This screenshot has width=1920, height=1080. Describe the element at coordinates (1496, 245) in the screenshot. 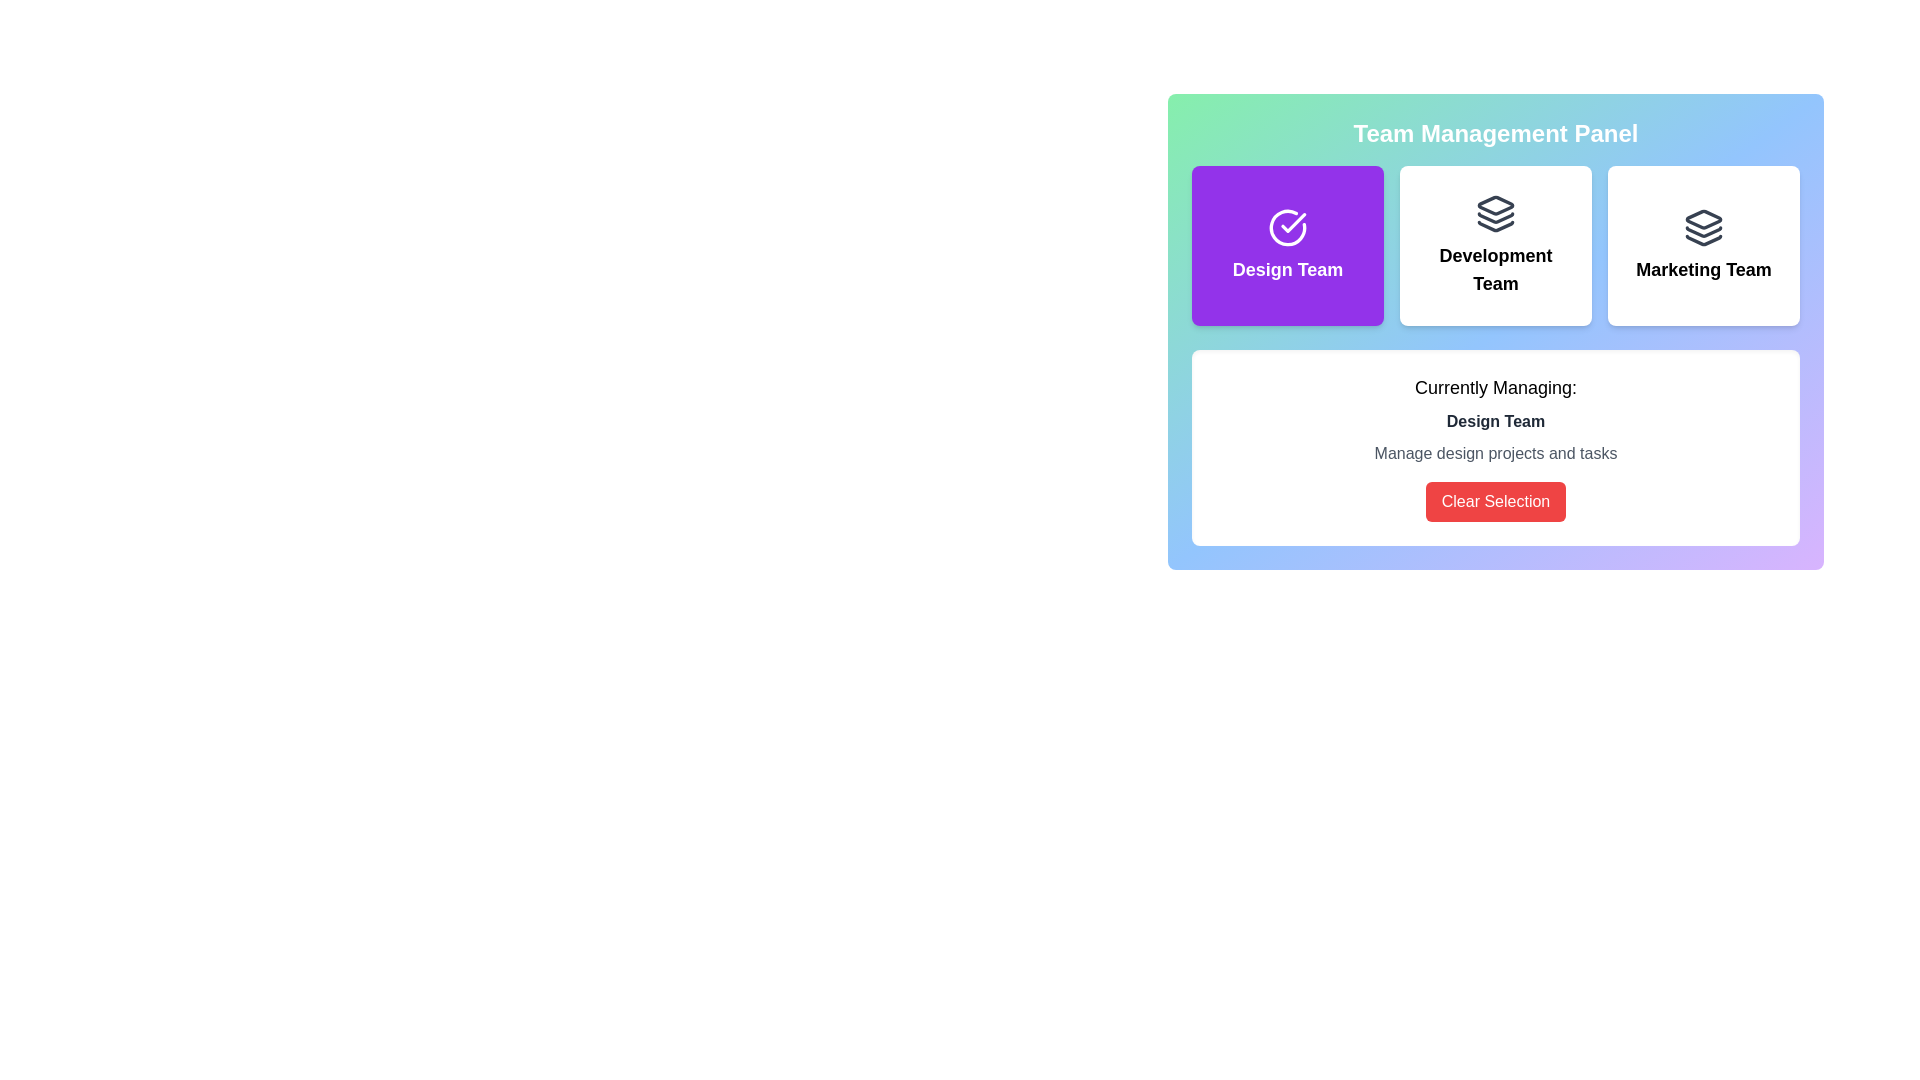

I see `the 'Development Team' button` at that location.